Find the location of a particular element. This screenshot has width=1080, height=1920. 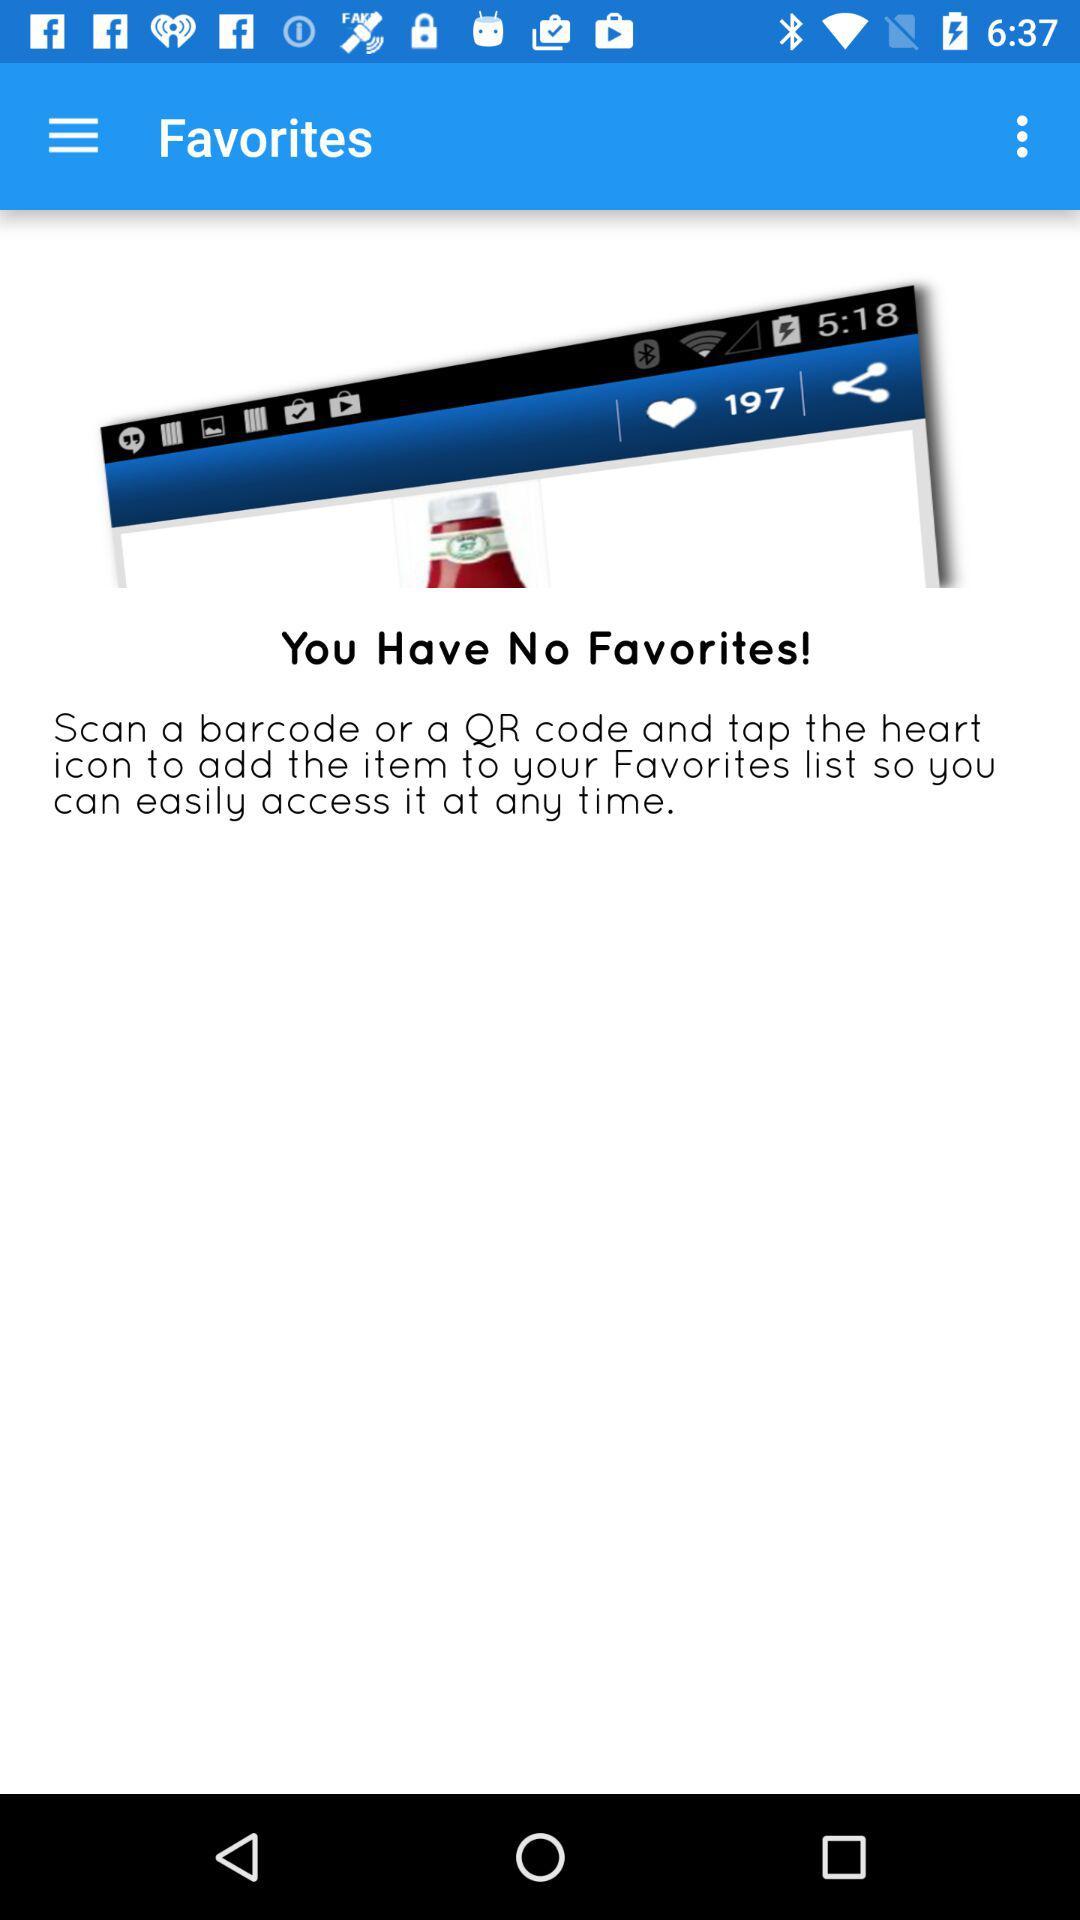

the app to the left of favorites app is located at coordinates (72, 135).